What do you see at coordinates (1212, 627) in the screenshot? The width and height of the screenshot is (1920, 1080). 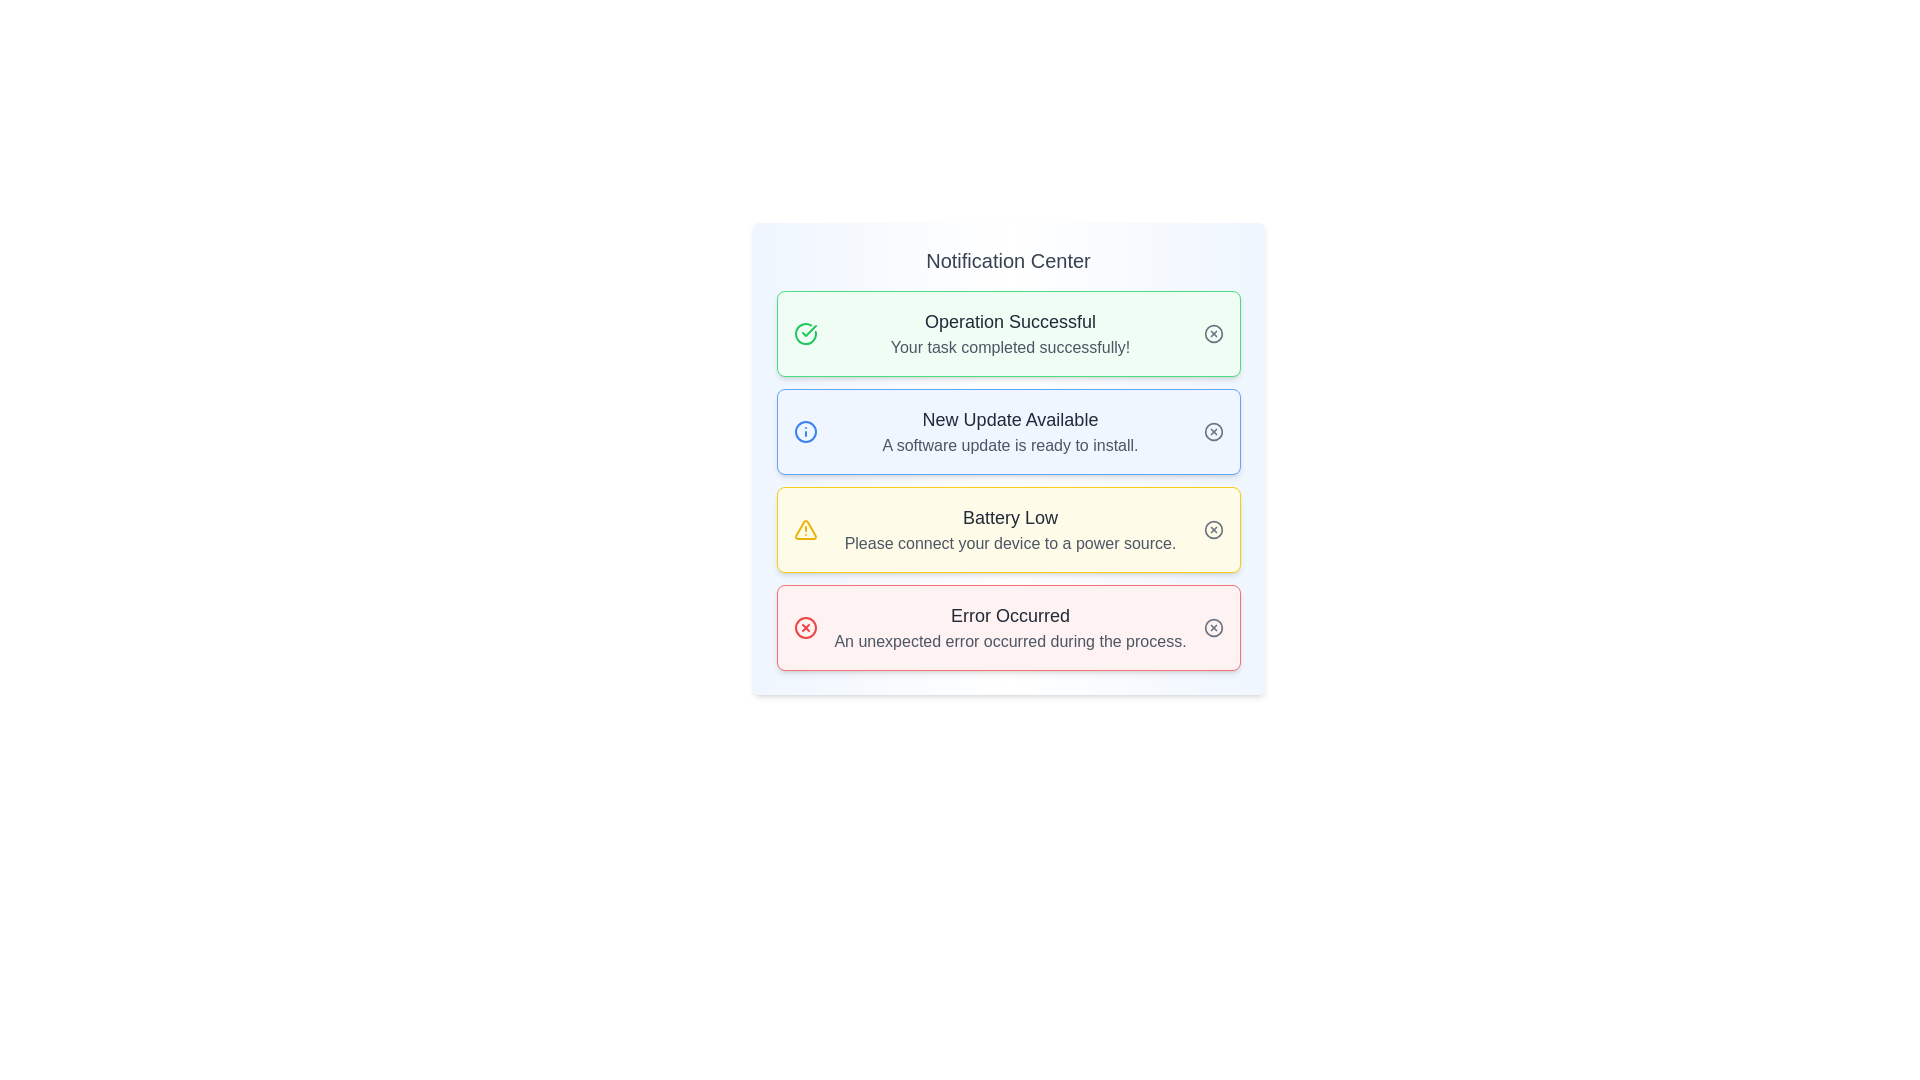 I see `the dismiss button located at the far right of the 'Error Occurred' notification card` at bounding box center [1212, 627].